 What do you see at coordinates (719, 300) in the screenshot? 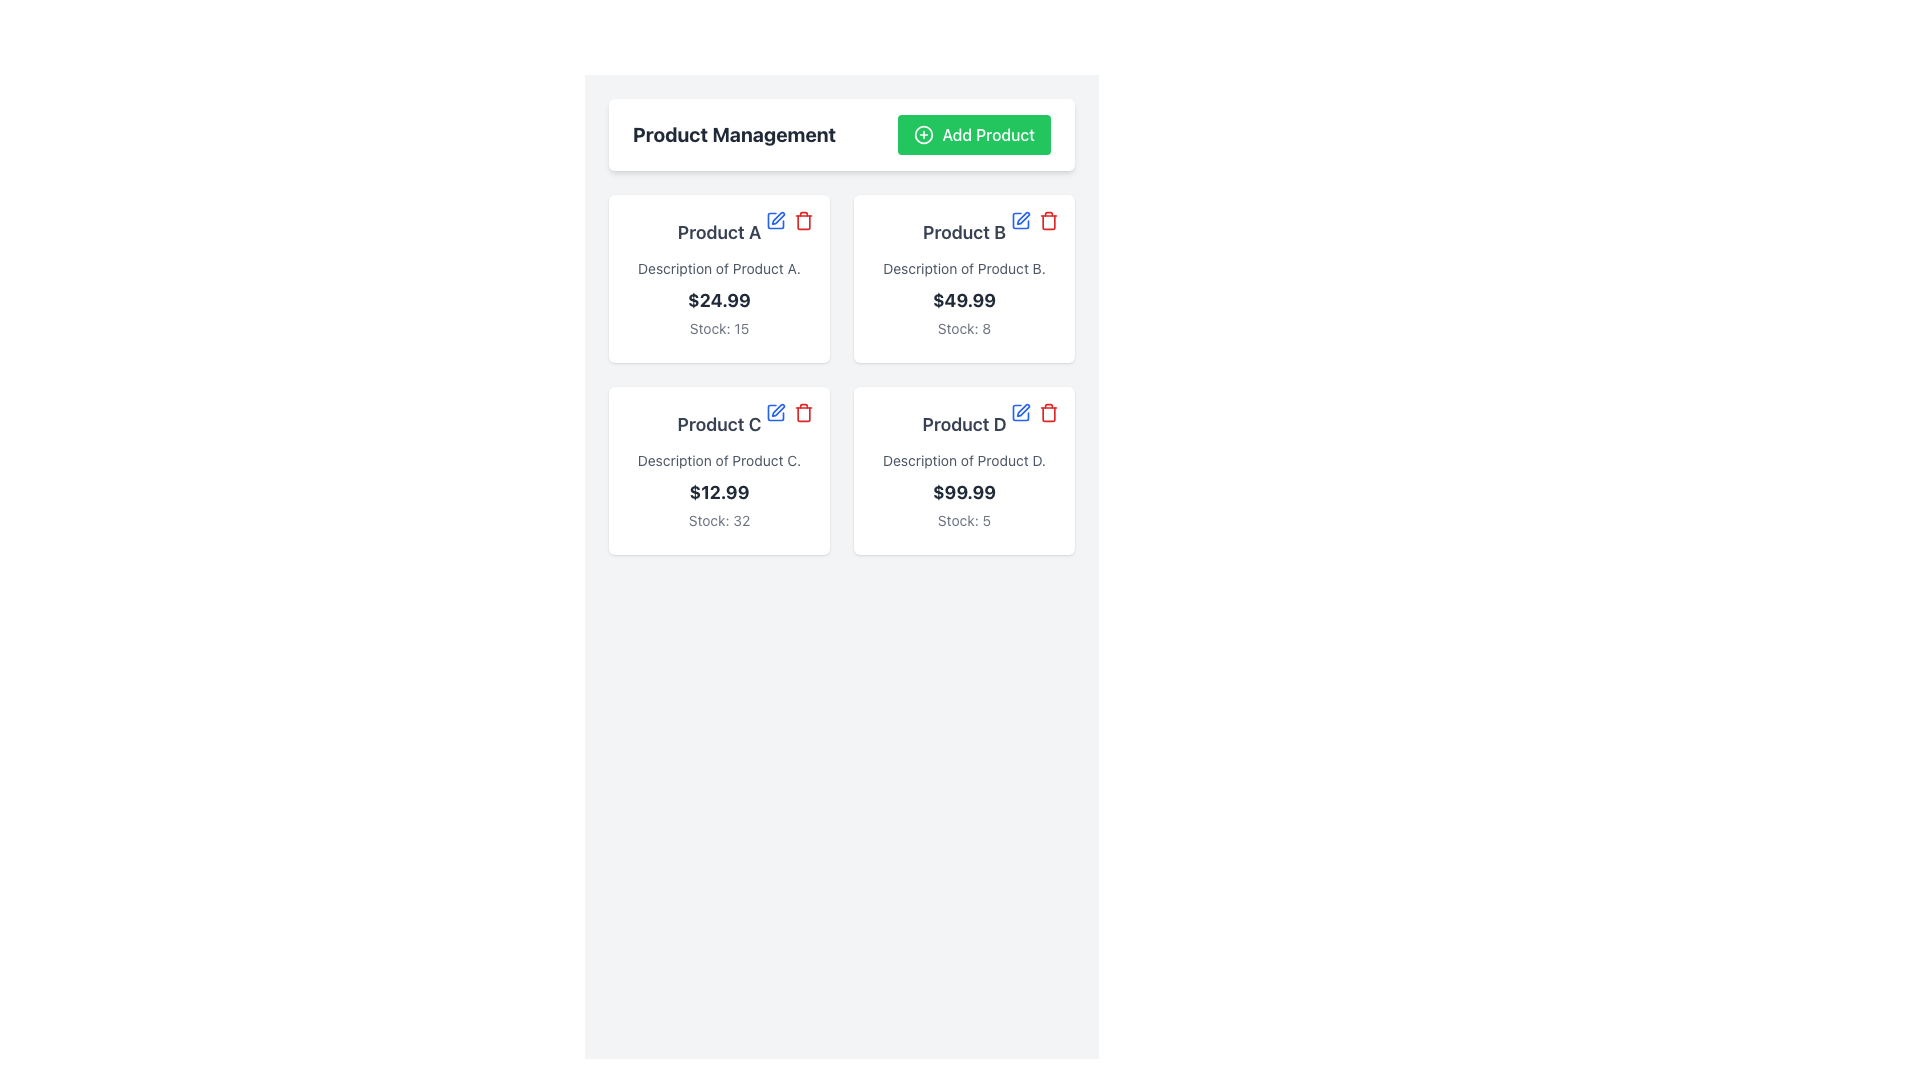
I see `price information displayed in bold, large text as '$24.99' located in the product card for 'Product A' beneath the product description` at bounding box center [719, 300].